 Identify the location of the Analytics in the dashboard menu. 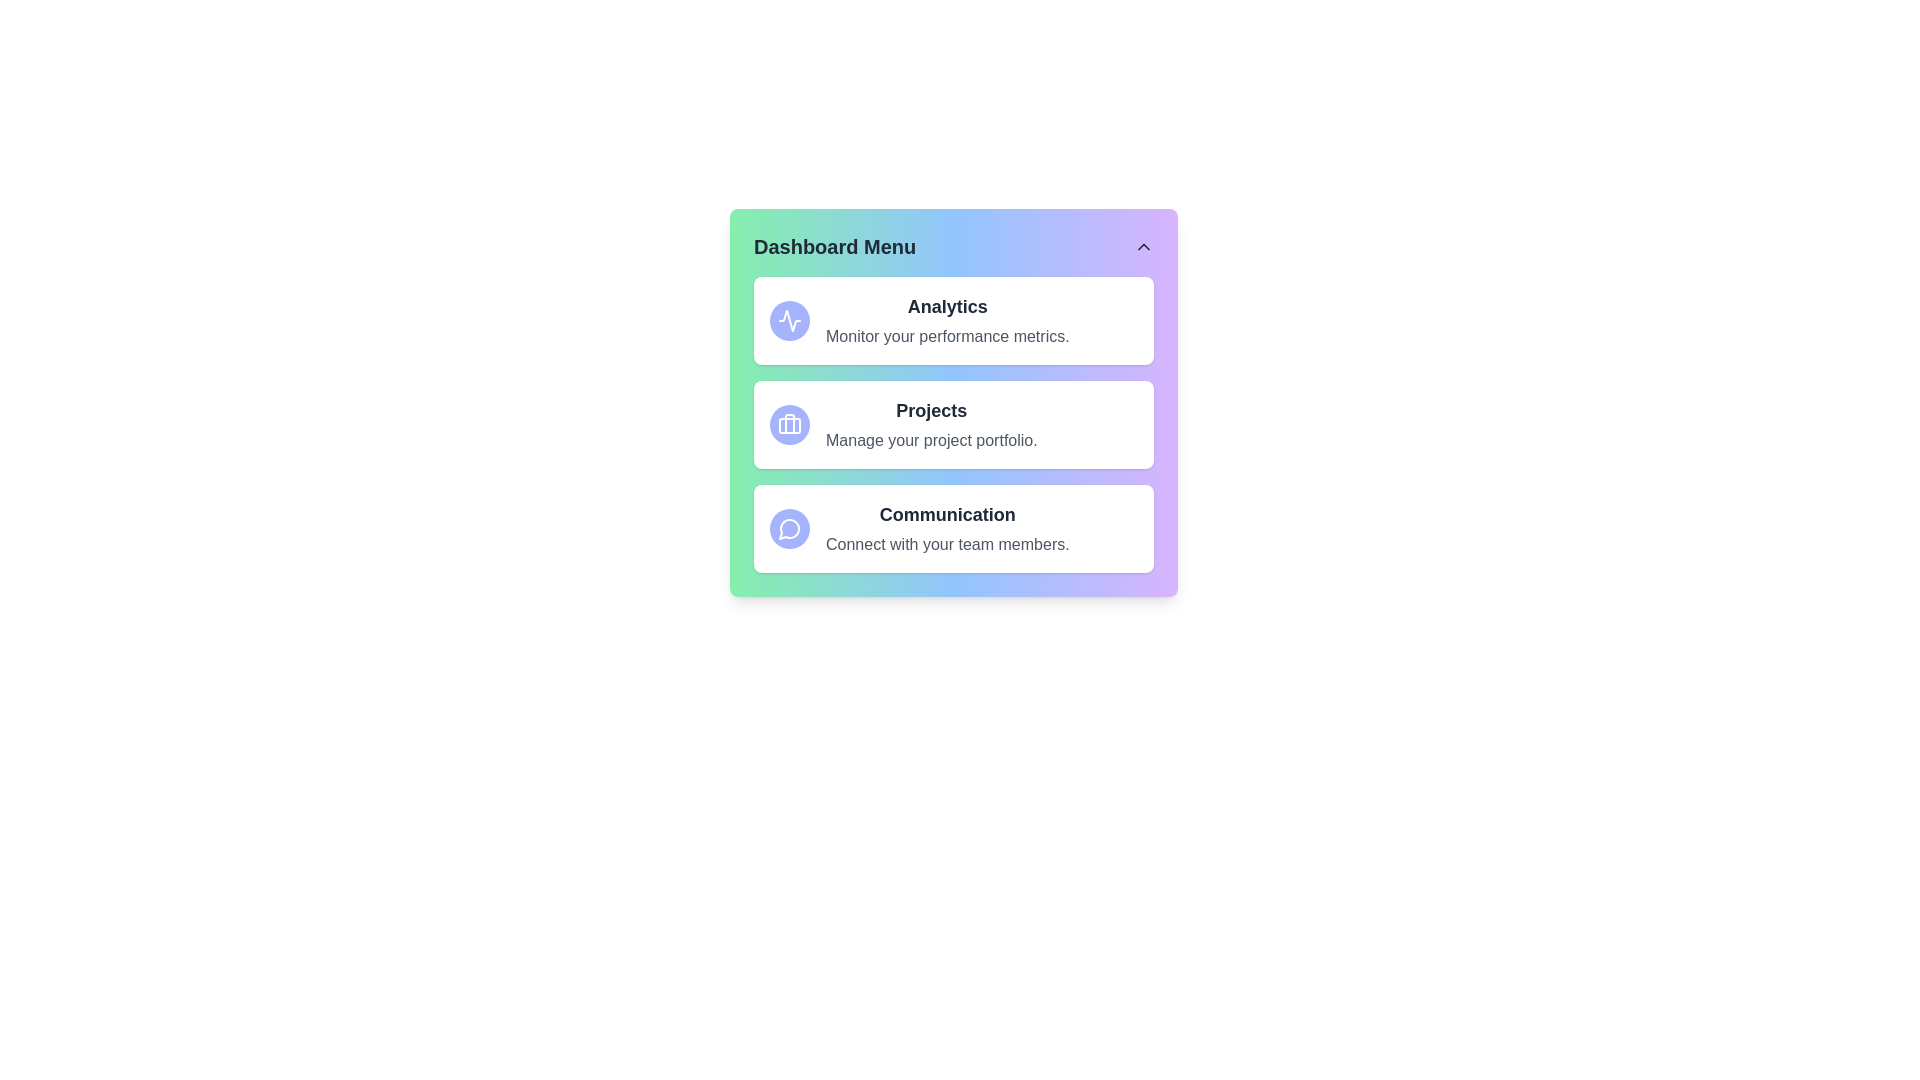
(789, 319).